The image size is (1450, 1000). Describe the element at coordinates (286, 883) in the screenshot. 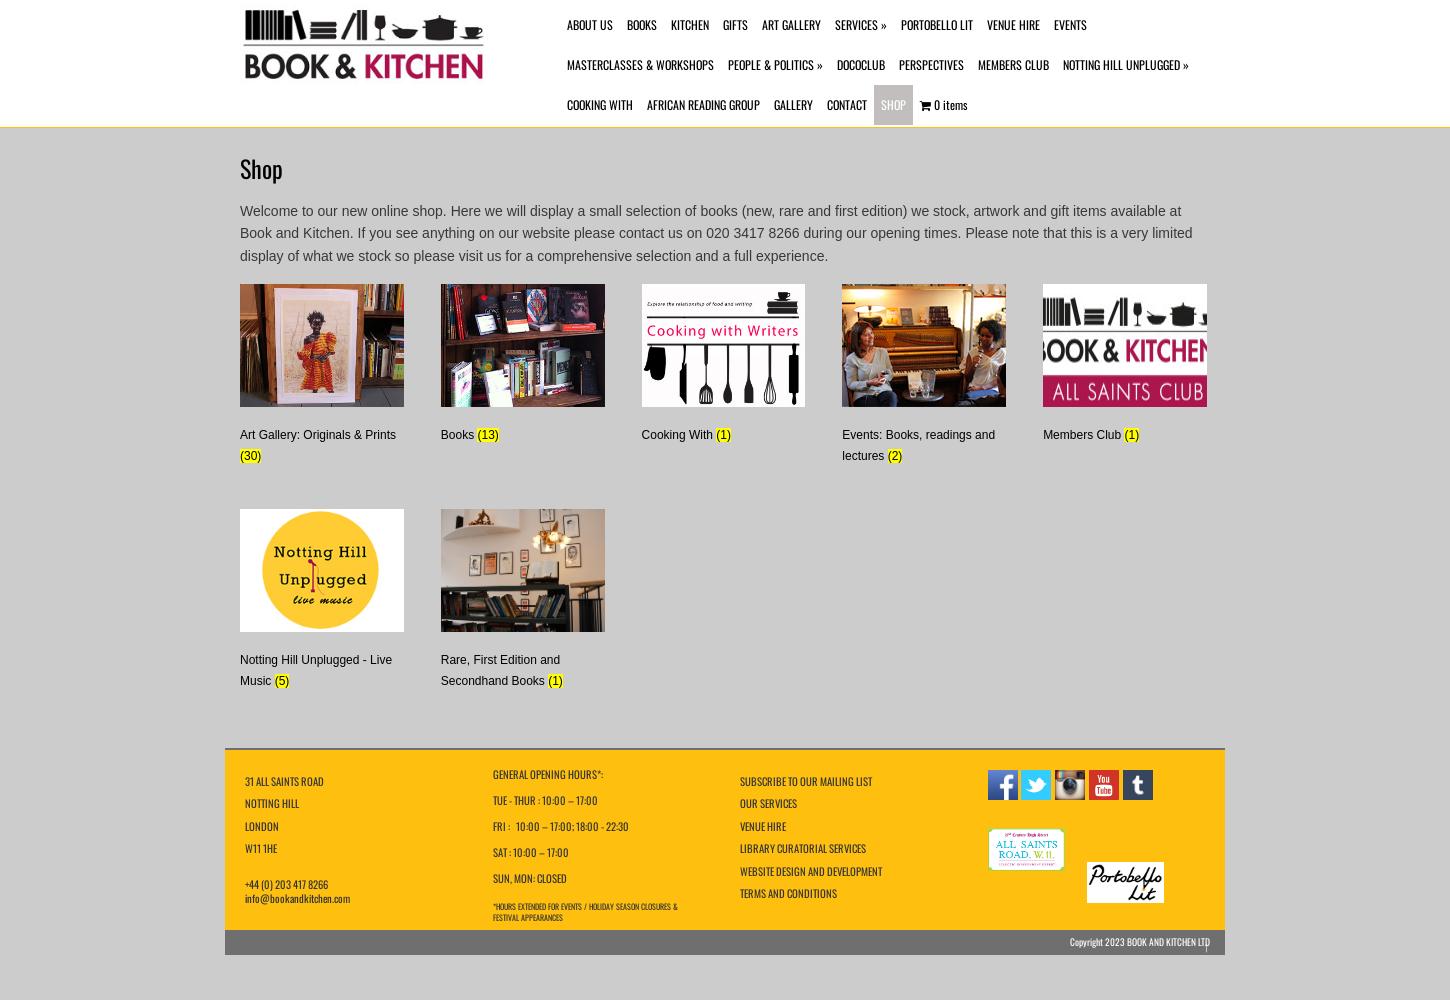

I see `'+44 (0) 203 417 8266'` at that location.